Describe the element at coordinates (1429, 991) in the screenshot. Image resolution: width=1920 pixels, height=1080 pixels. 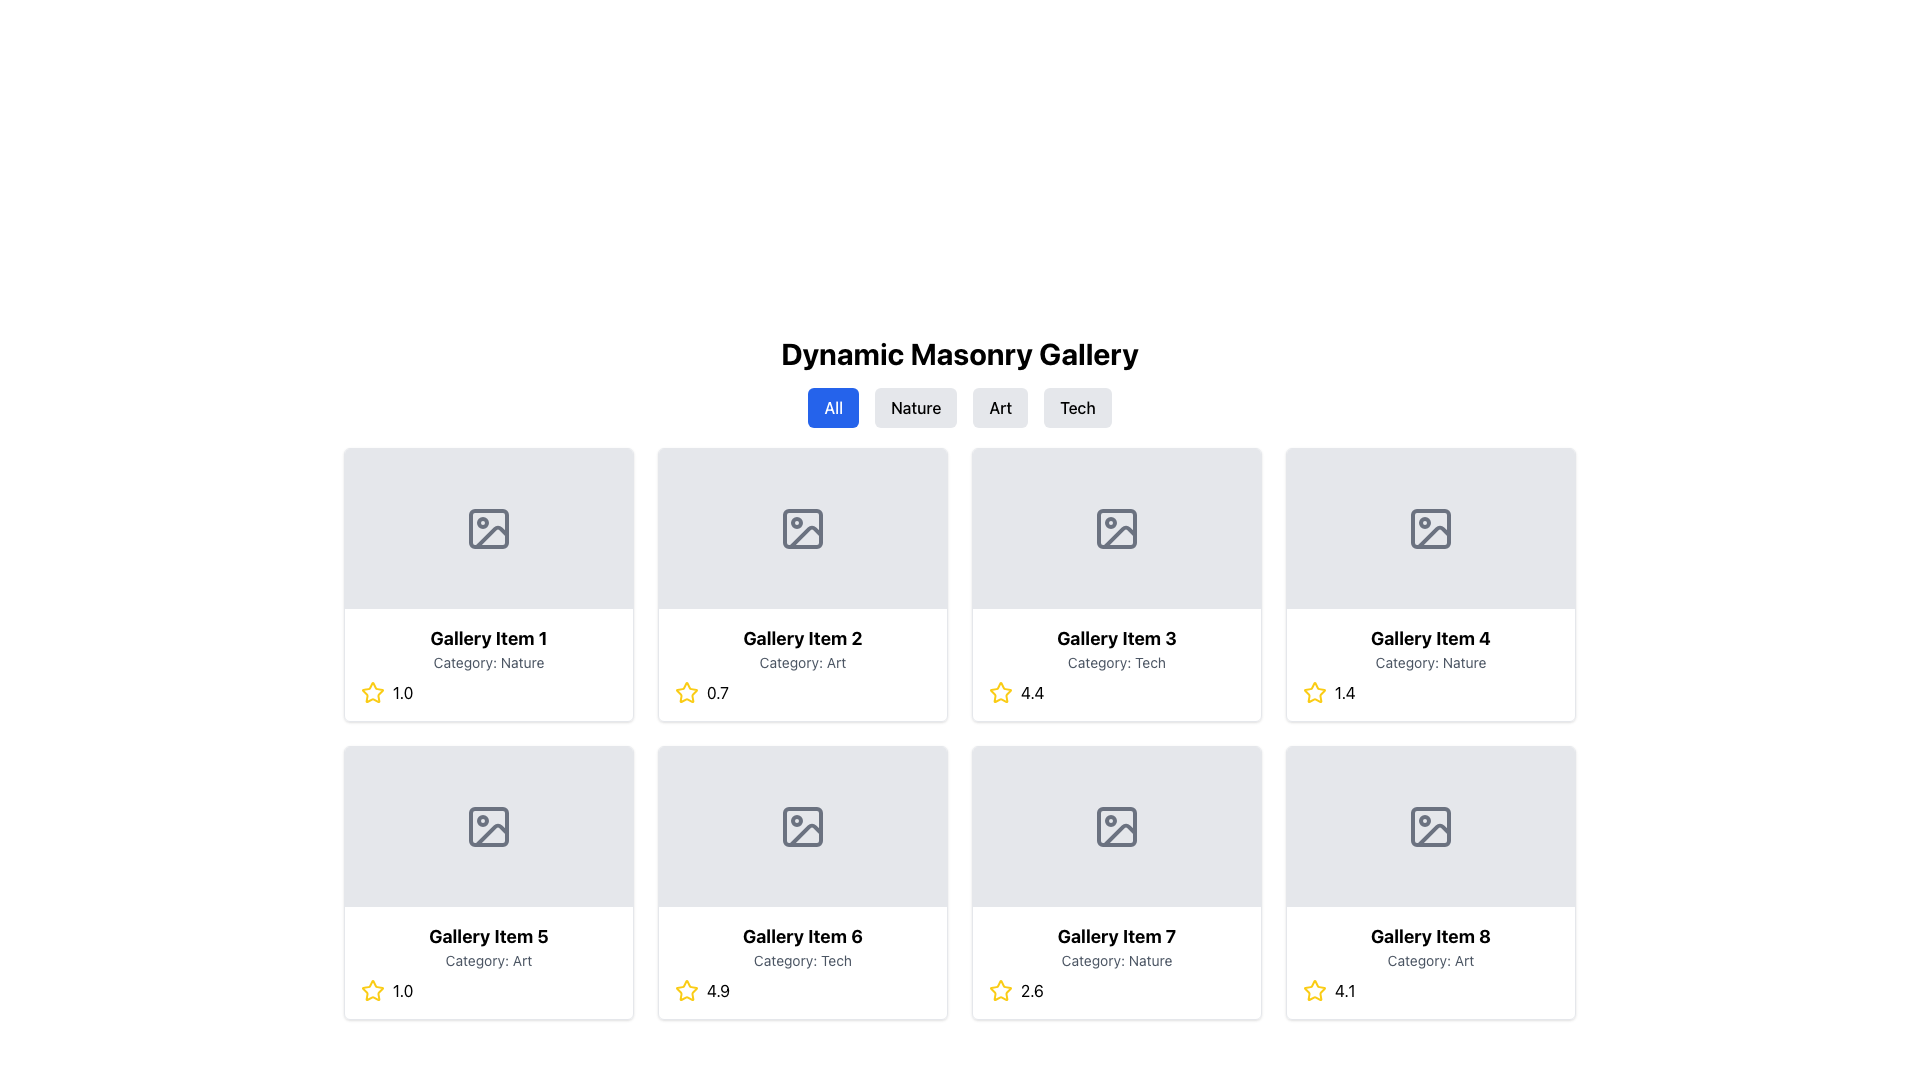
I see `the rating value '4.1' displayed to the right of the yellow star icon in the Rating display component located within 'Gallery Item 8' card` at that location.